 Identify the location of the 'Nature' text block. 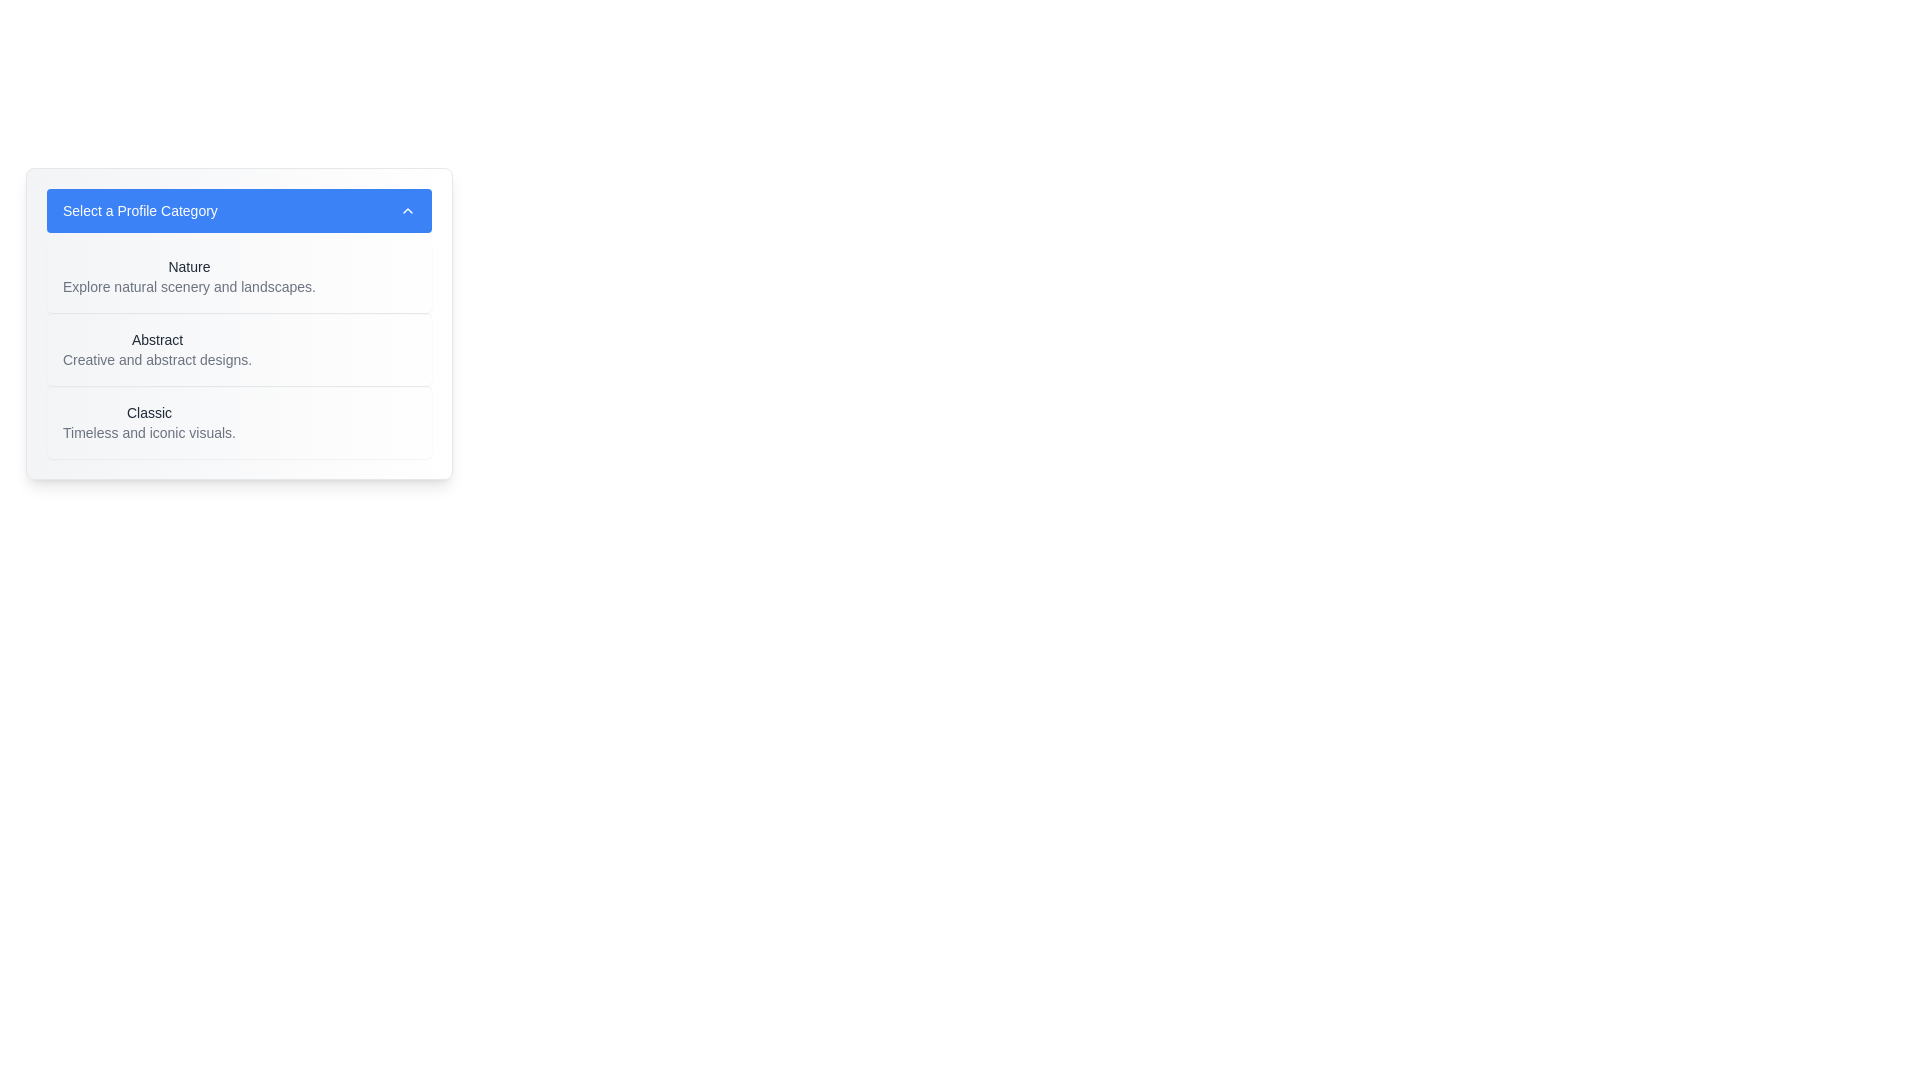
(189, 277).